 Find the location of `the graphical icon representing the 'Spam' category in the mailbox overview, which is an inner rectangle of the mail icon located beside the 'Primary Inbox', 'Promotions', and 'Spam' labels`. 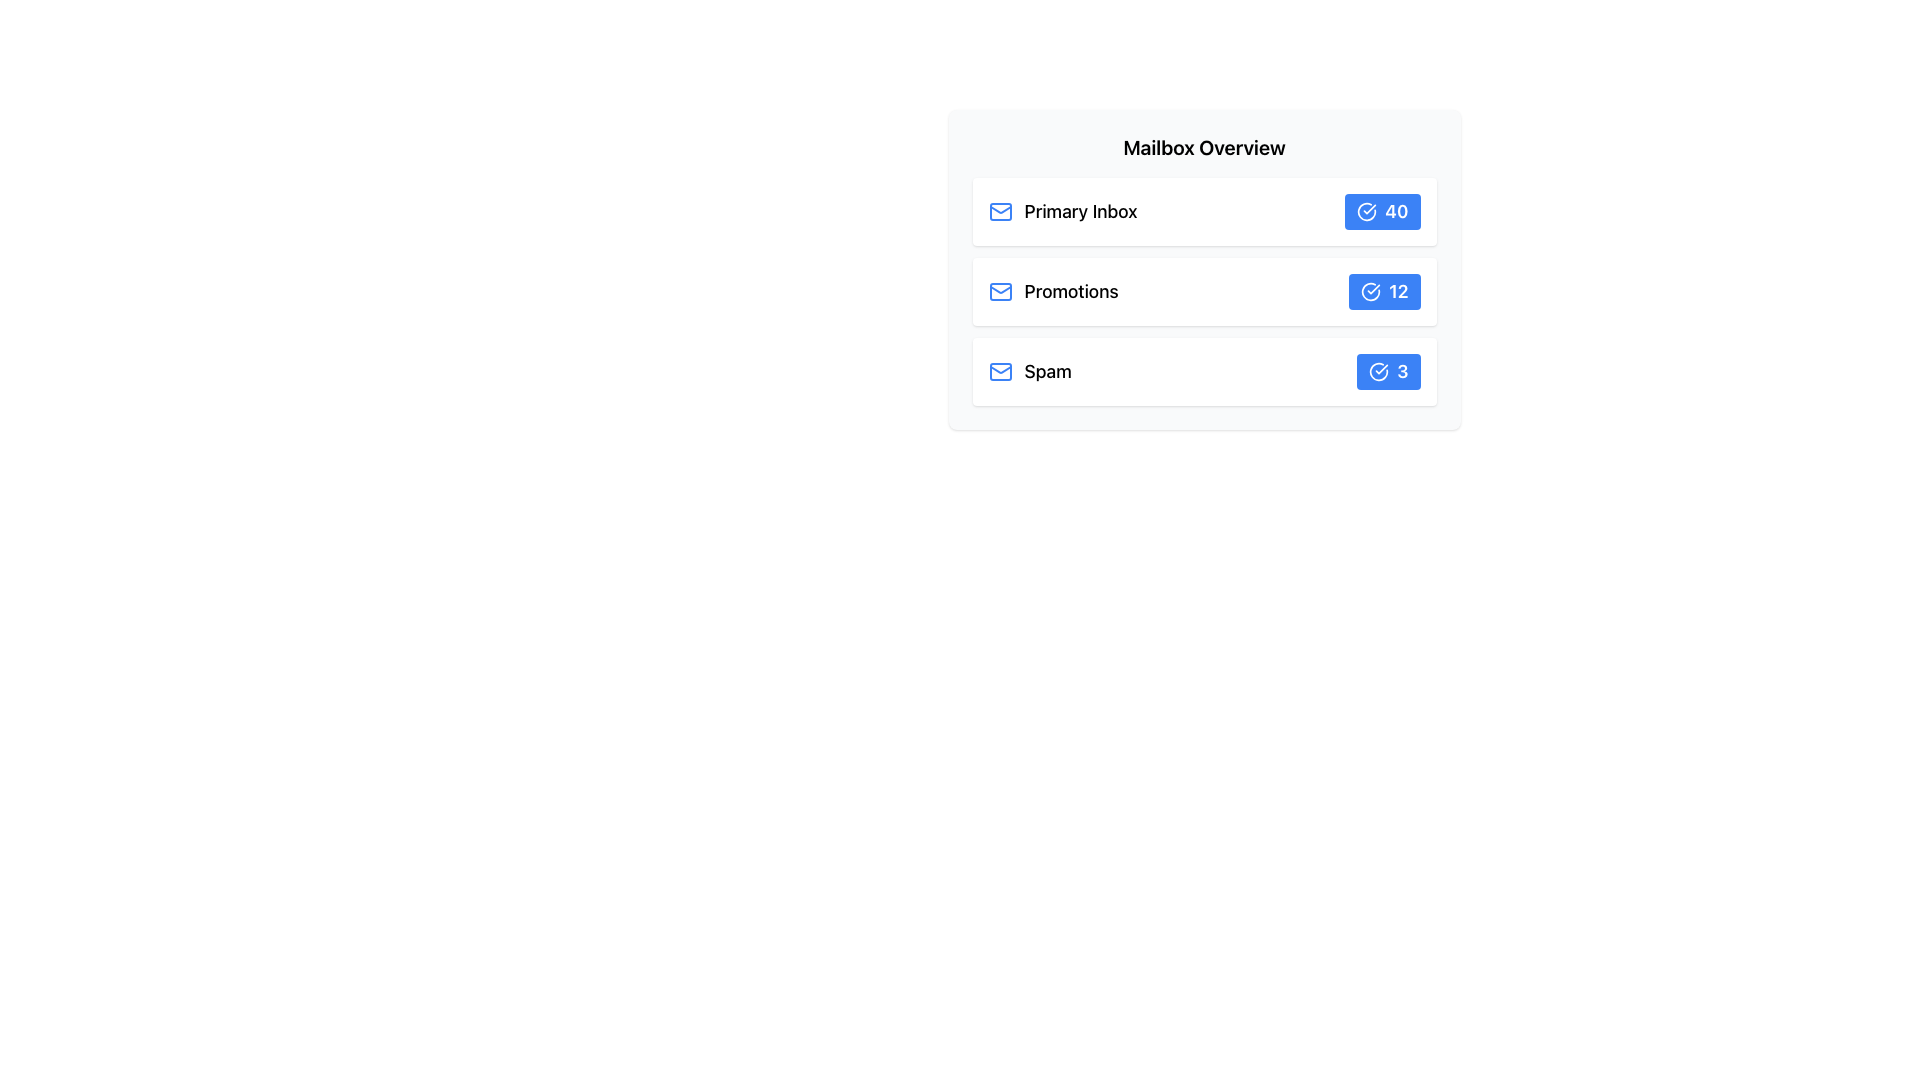

the graphical icon representing the 'Spam' category in the mailbox overview, which is an inner rectangle of the mail icon located beside the 'Primary Inbox', 'Promotions', and 'Spam' labels is located at coordinates (1000, 371).